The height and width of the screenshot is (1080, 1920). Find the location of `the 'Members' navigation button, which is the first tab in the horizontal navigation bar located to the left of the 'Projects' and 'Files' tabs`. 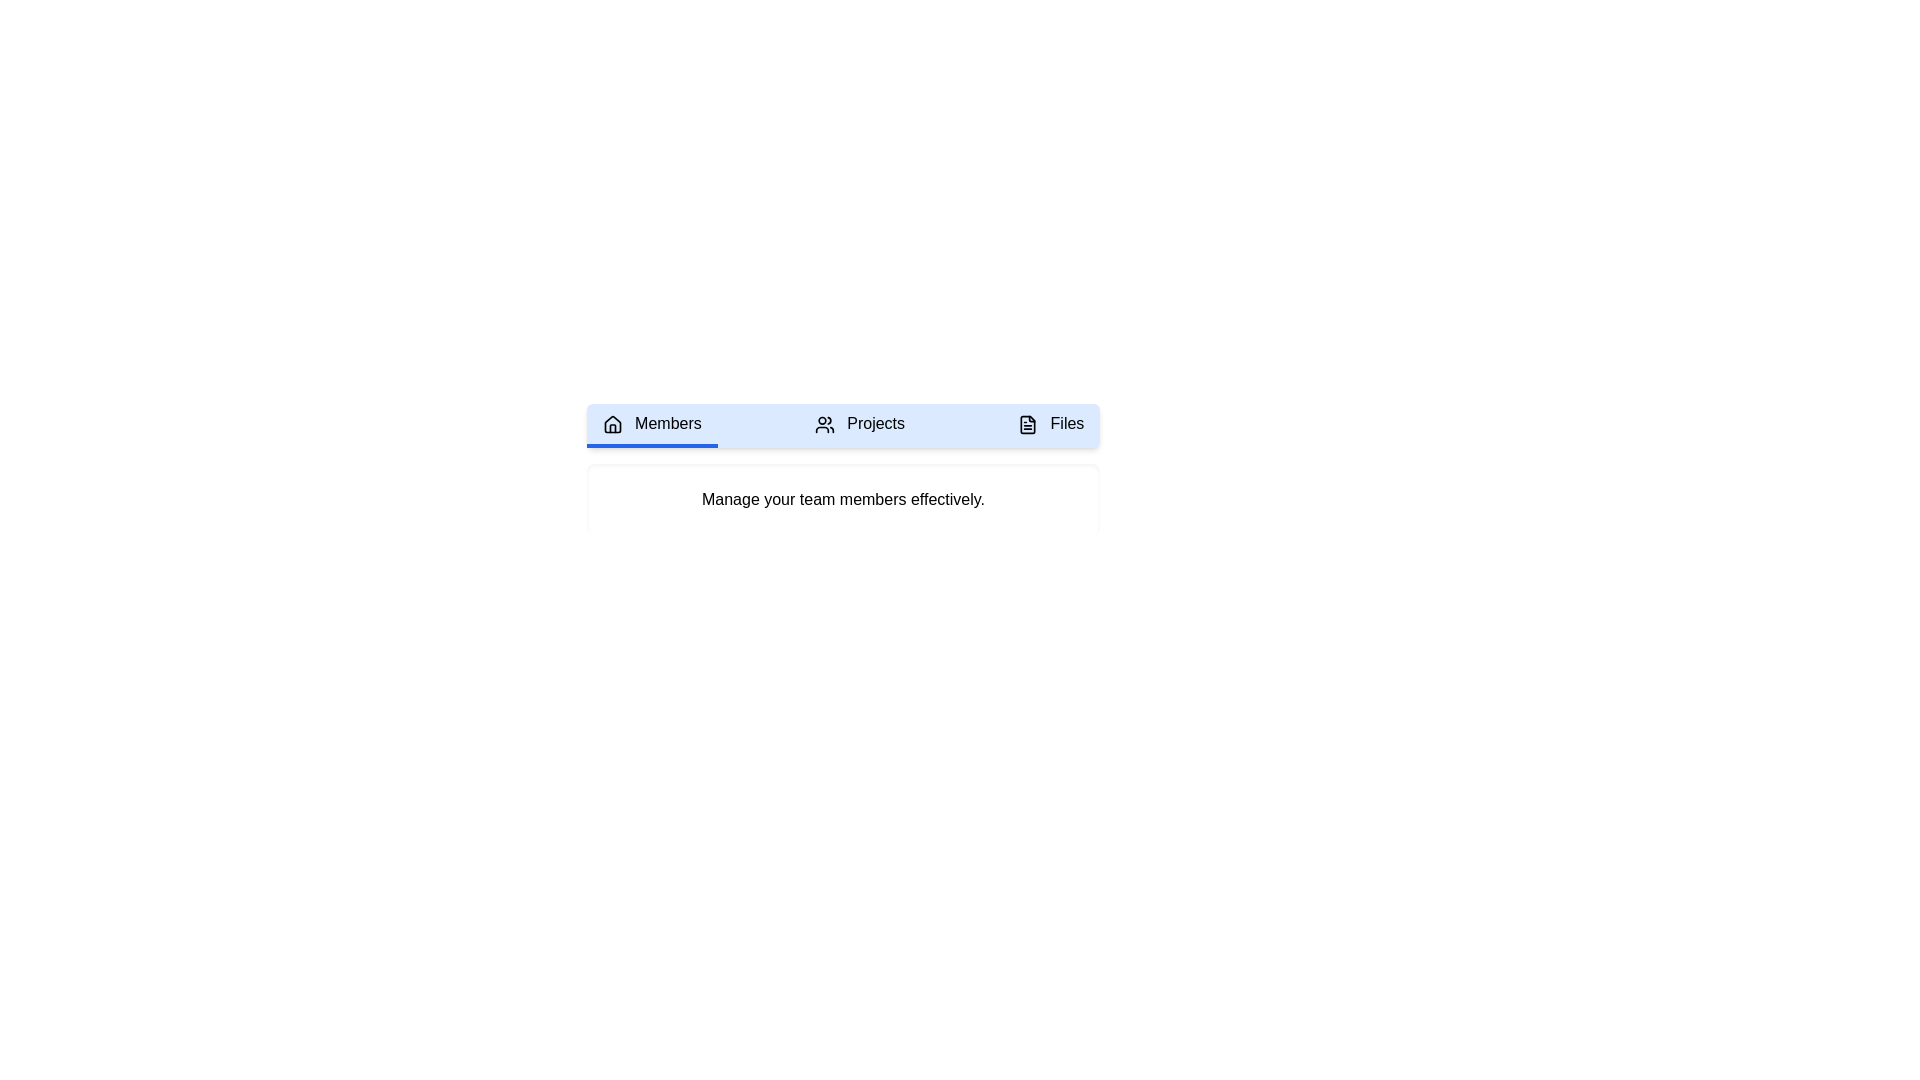

the 'Members' navigation button, which is the first tab in the horizontal navigation bar located to the left of the 'Projects' and 'Files' tabs is located at coordinates (652, 424).